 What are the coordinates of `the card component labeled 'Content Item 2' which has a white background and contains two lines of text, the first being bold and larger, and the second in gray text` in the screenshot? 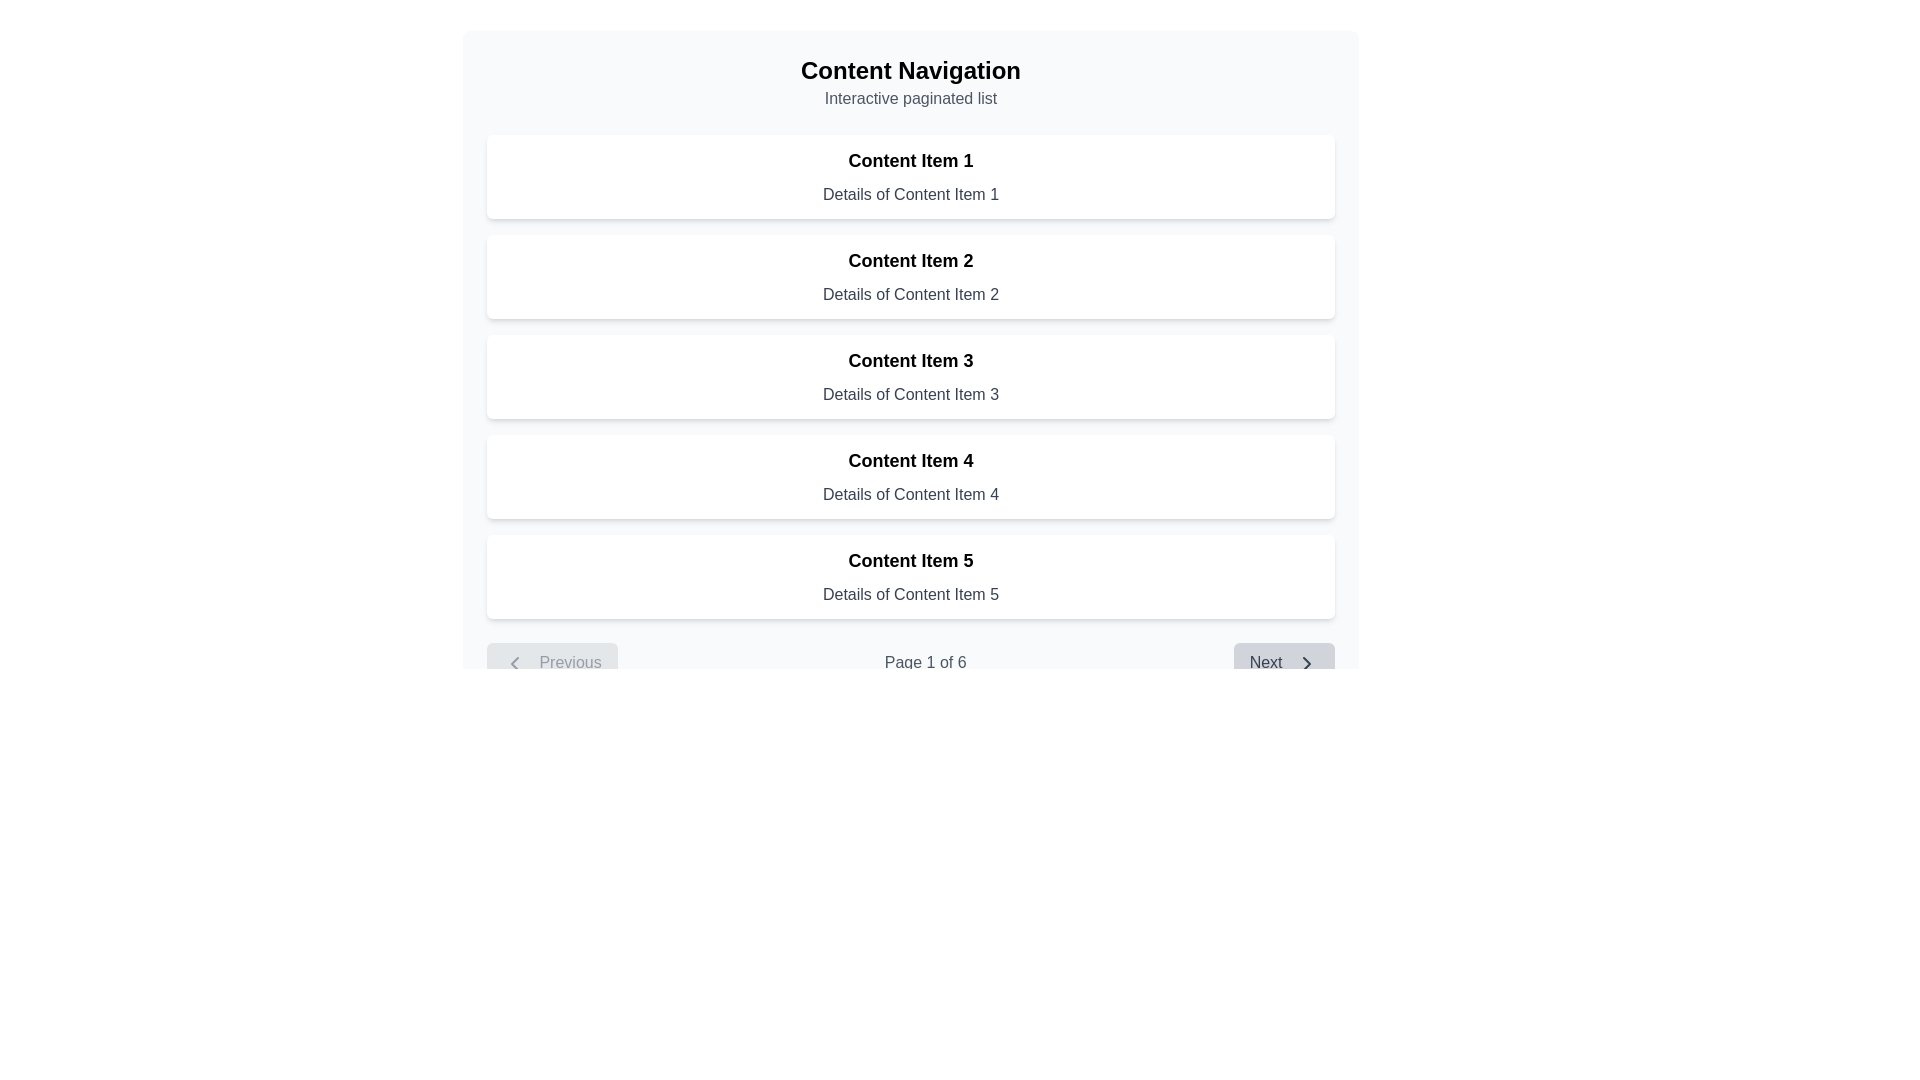 It's located at (910, 277).